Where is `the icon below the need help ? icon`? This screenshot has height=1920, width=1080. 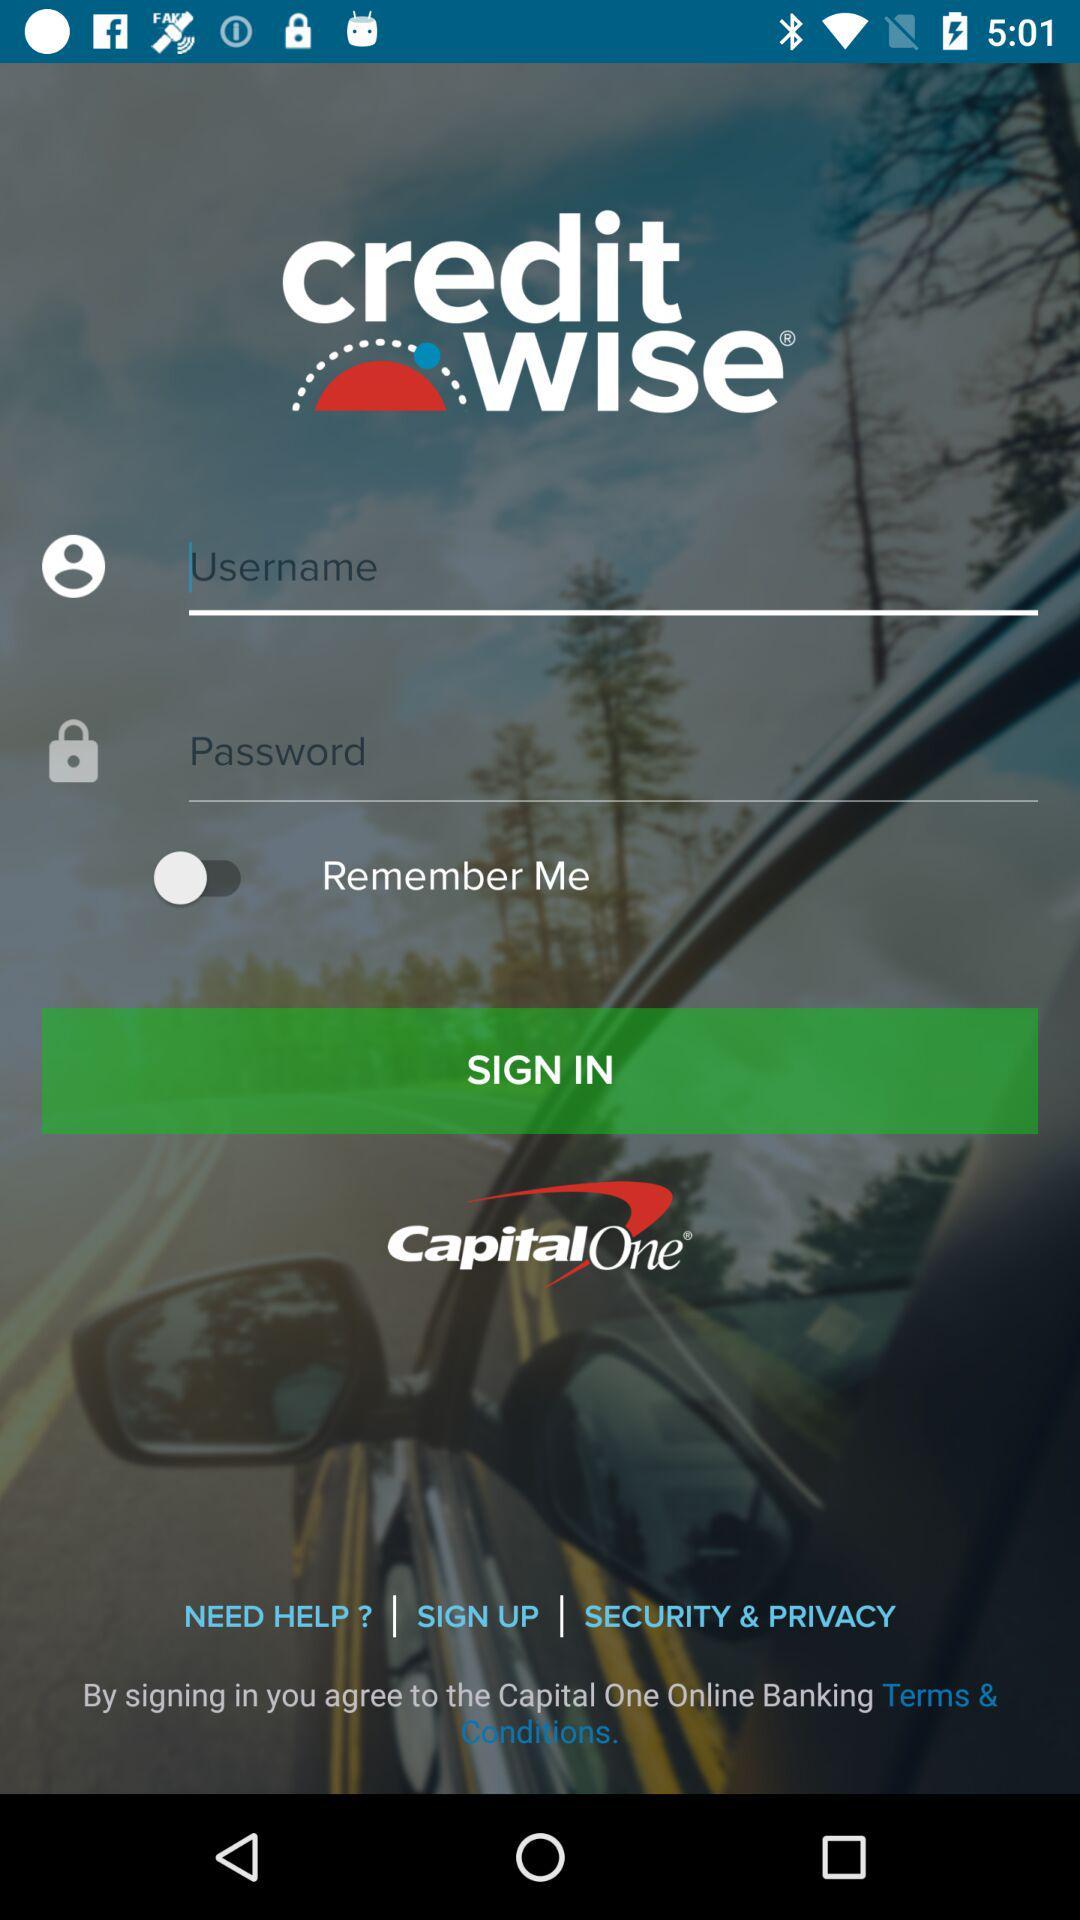 the icon below the need help ? icon is located at coordinates (540, 1711).